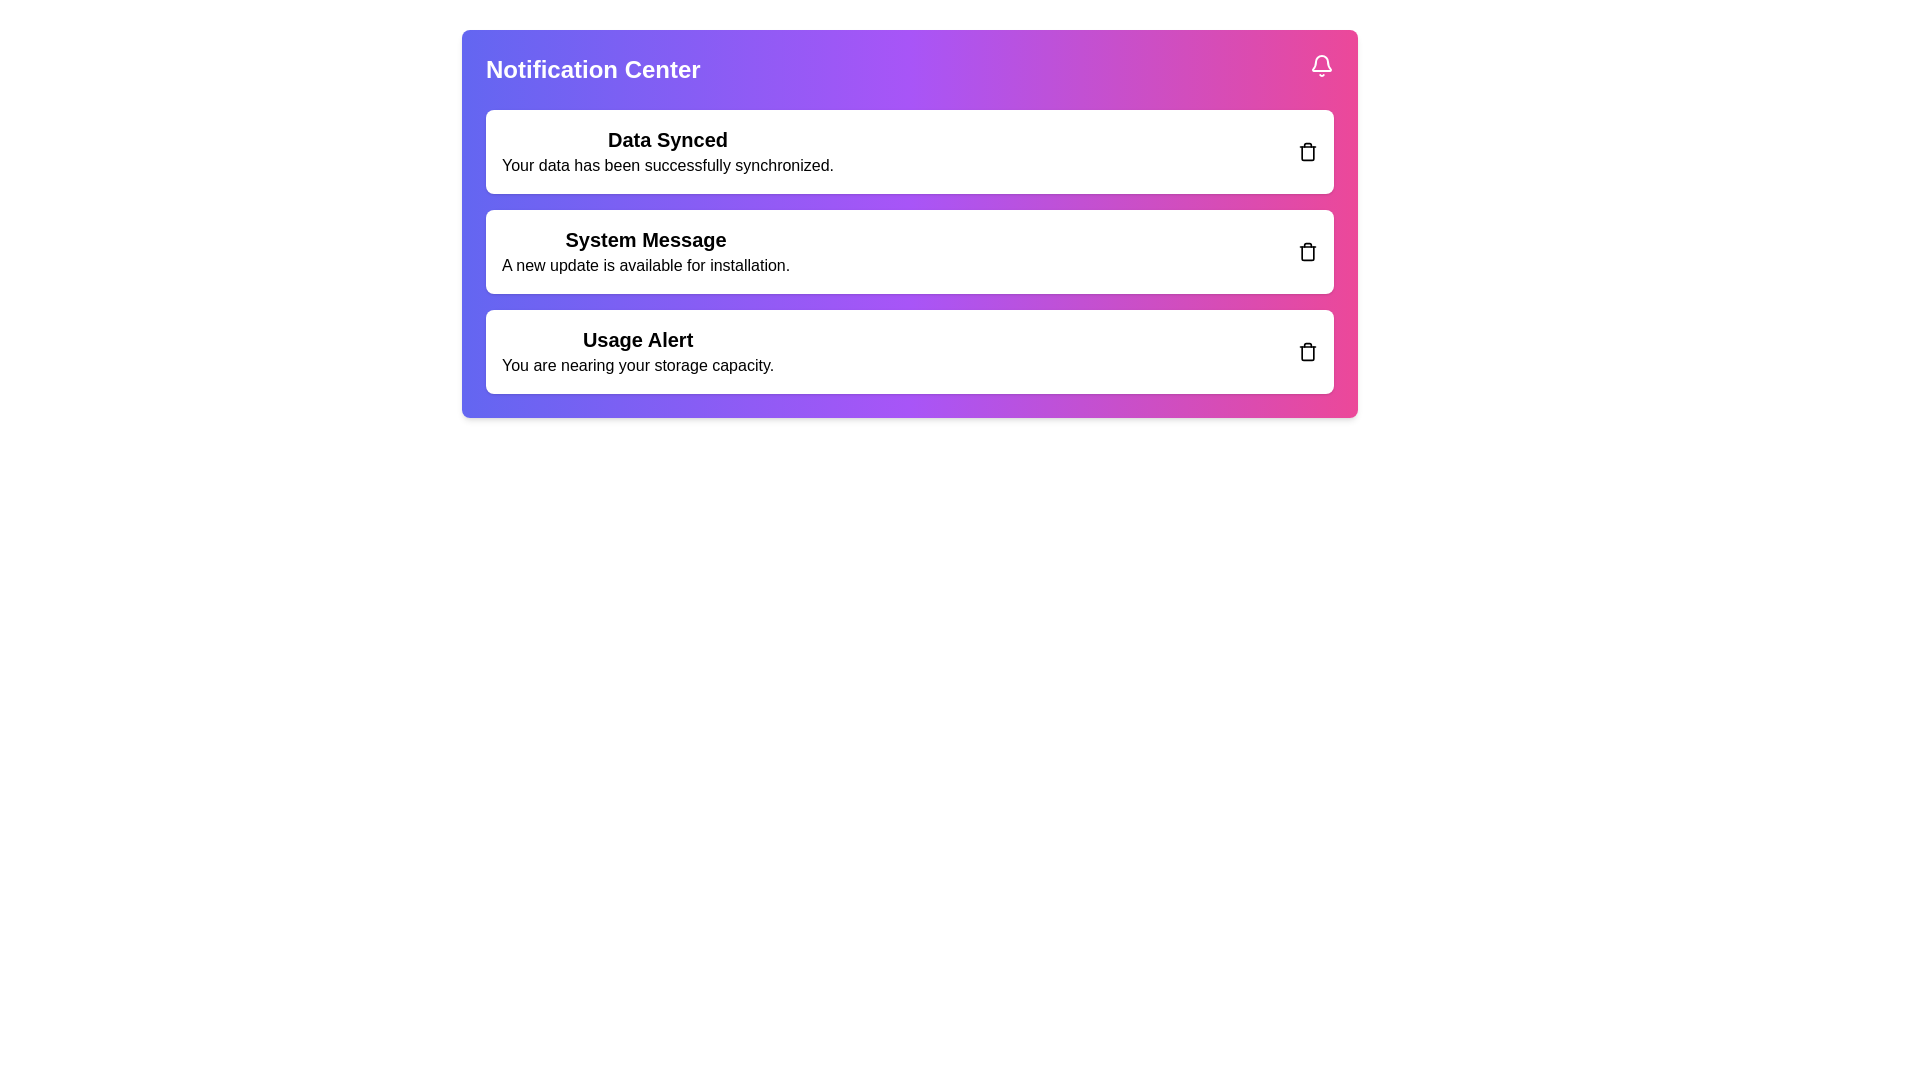 The width and height of the screenshot is (1920, 1080). What do you see at coordinates (909, 350) in the screenshot?
I see `notification details displayed in the Notification tile that alerts the user about nearing their storage capacity, located third from the top in the notification list` at bounding box center [909, 350].